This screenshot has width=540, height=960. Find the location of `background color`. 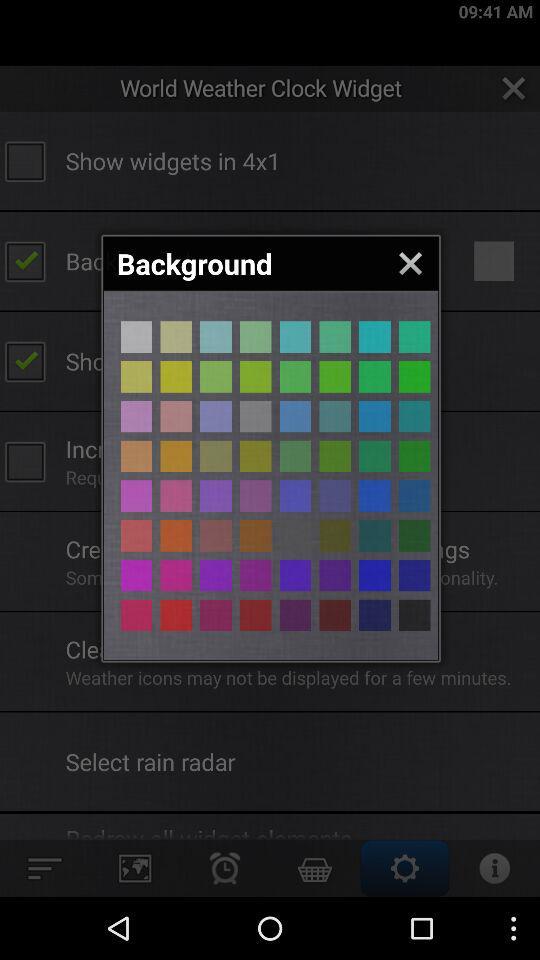

background color is located at coordinates (135, 456).